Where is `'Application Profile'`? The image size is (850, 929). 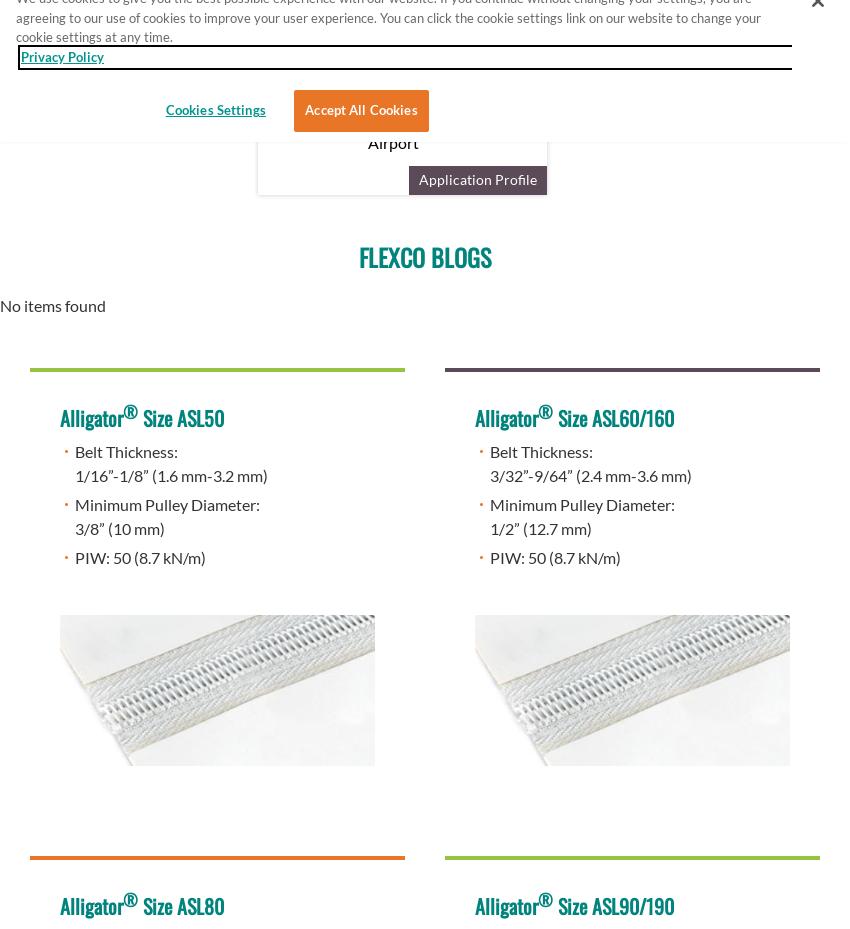
'Application Profile' is located at coordinates (477, 179).